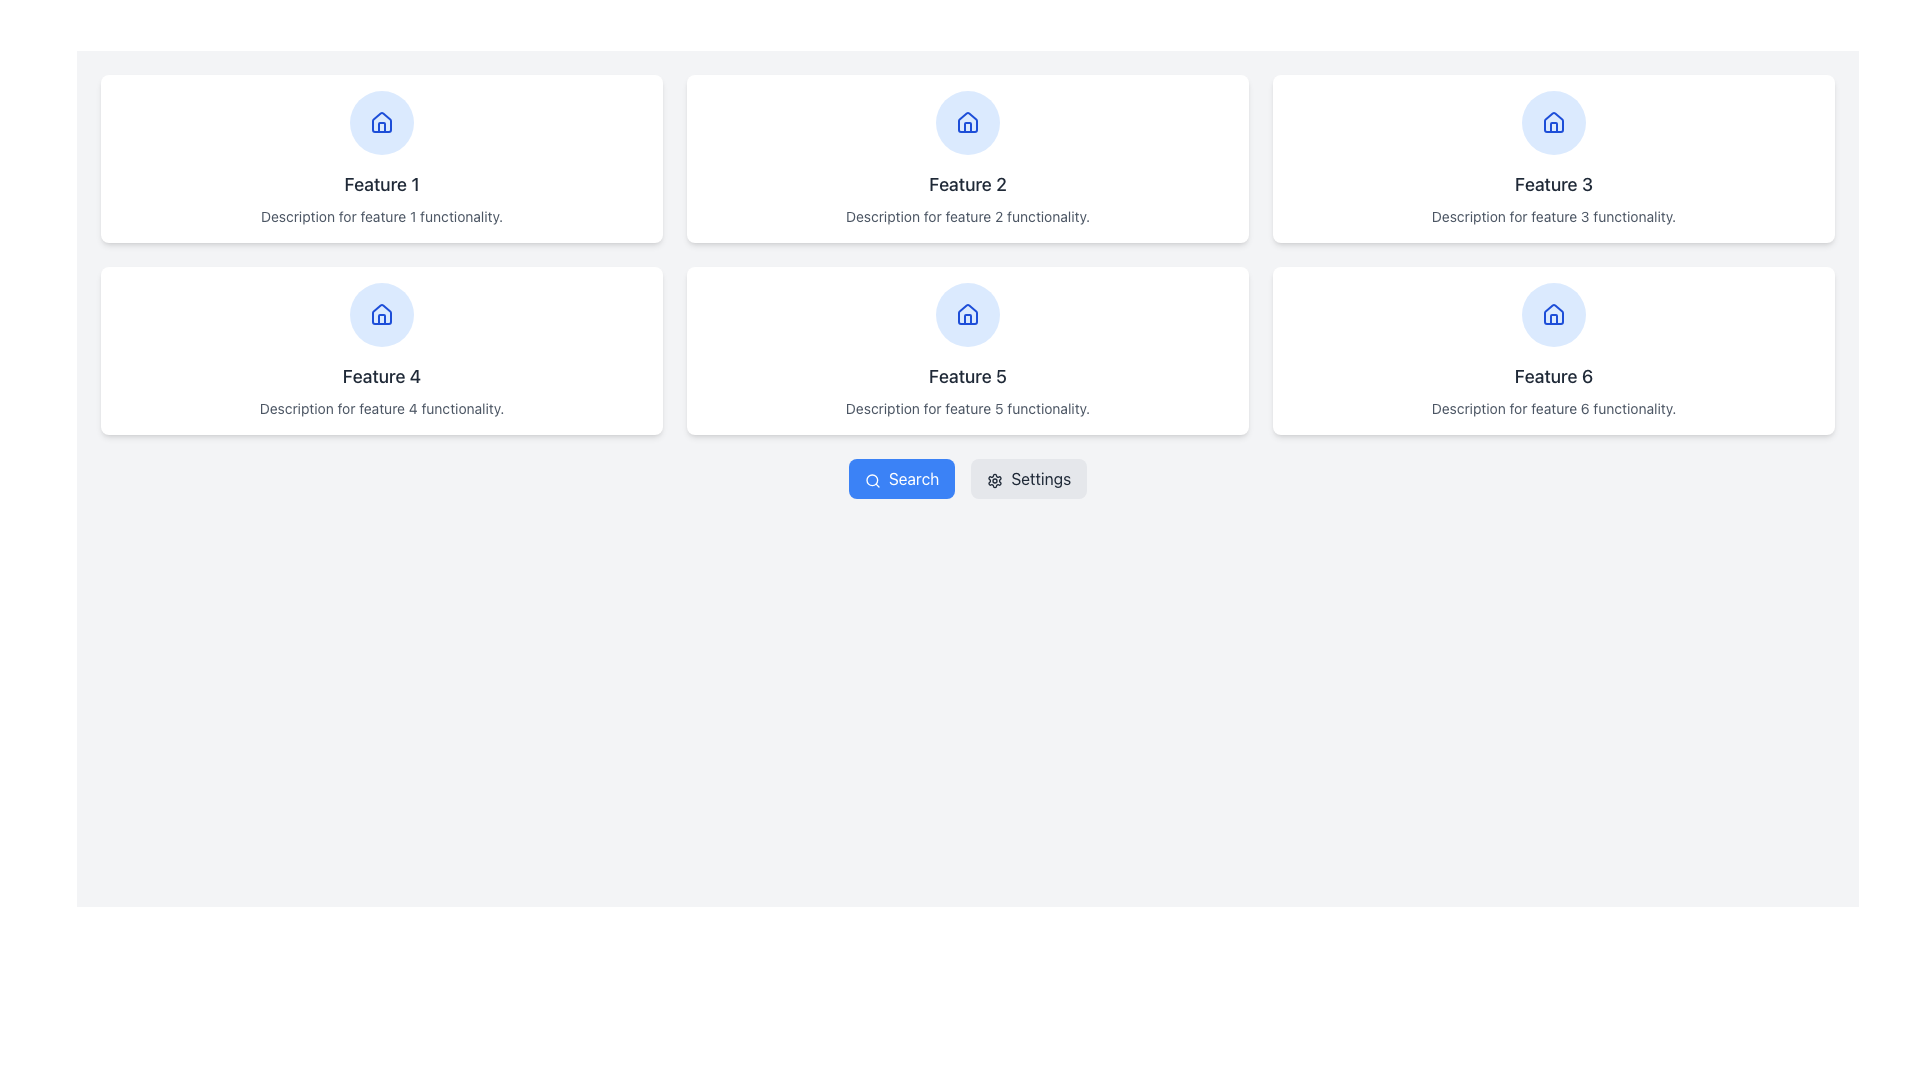 This screenshot has height=1080, width=1920. I want to click on the Informational Card representing 'Feature 1', located at the top left of the grid layout, so click(382, 157).